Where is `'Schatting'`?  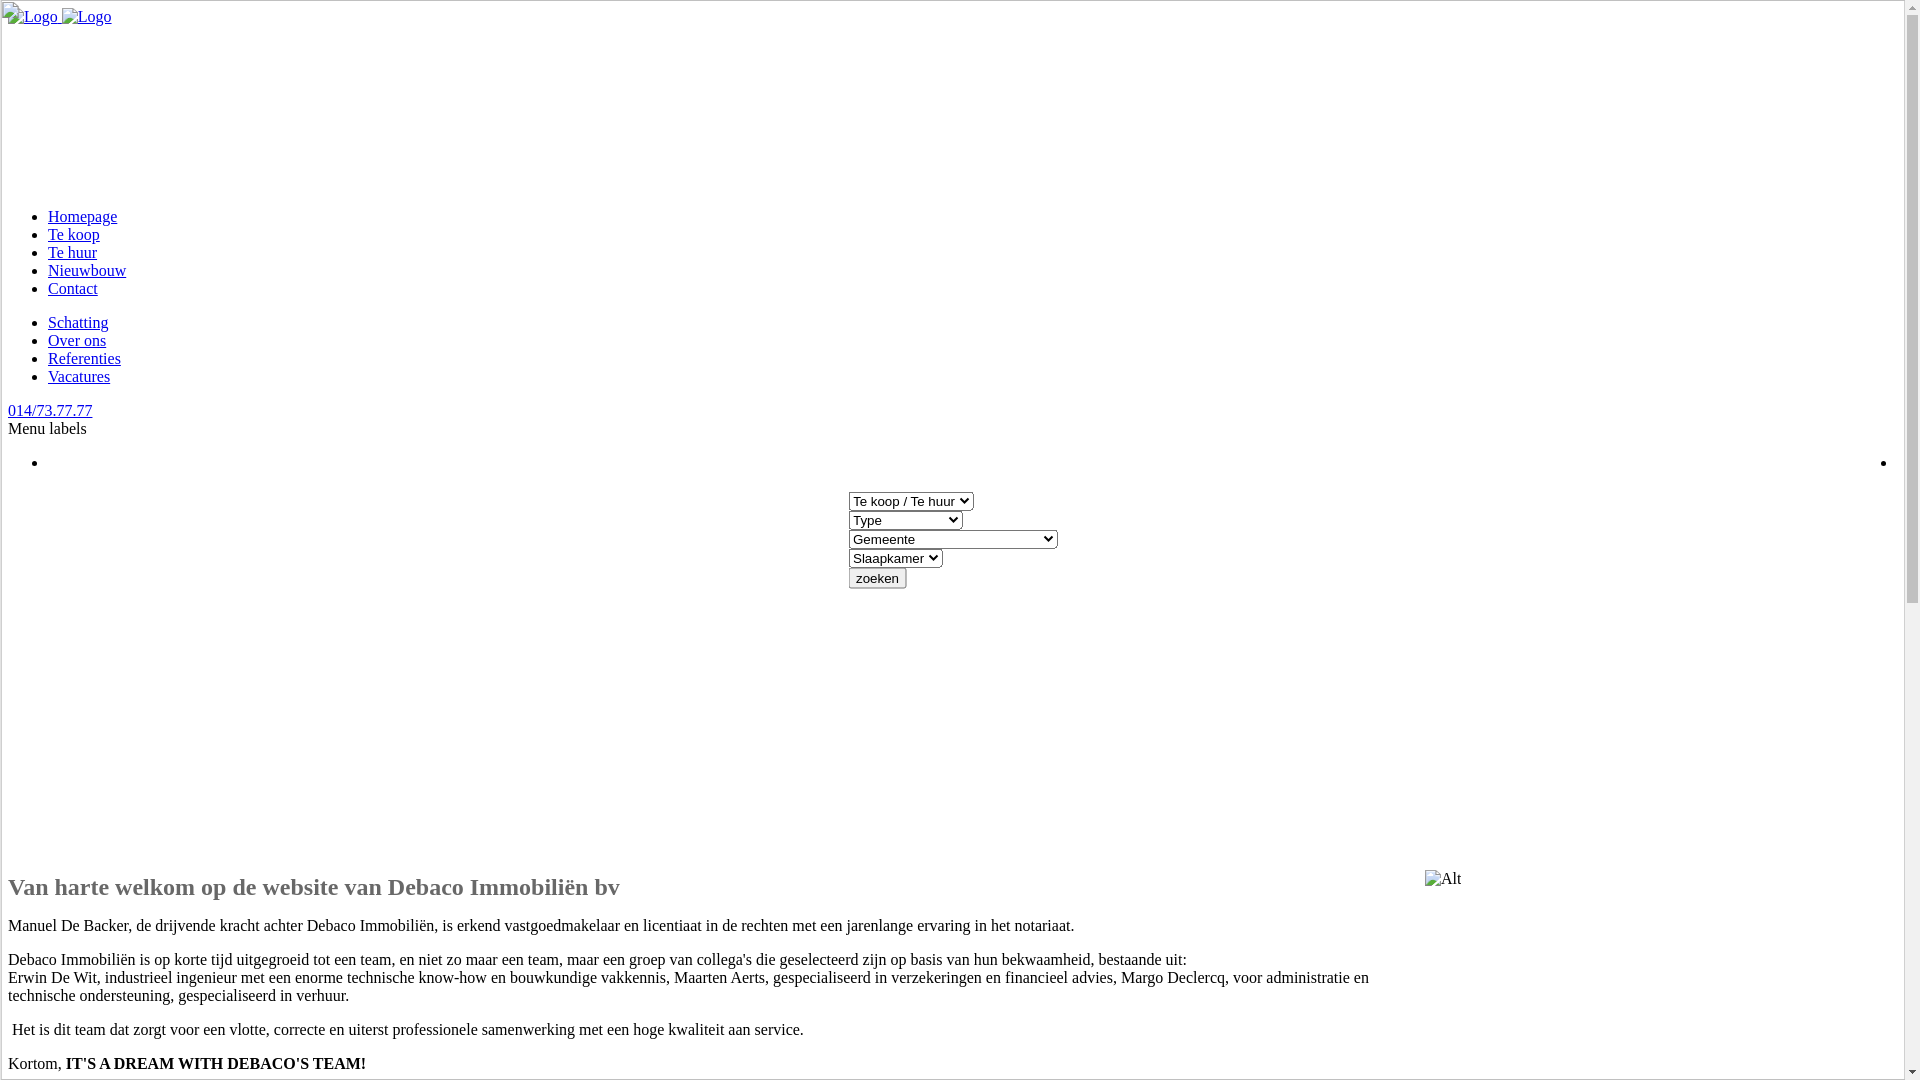 'Schatting' is located at coordinates (77, 321).